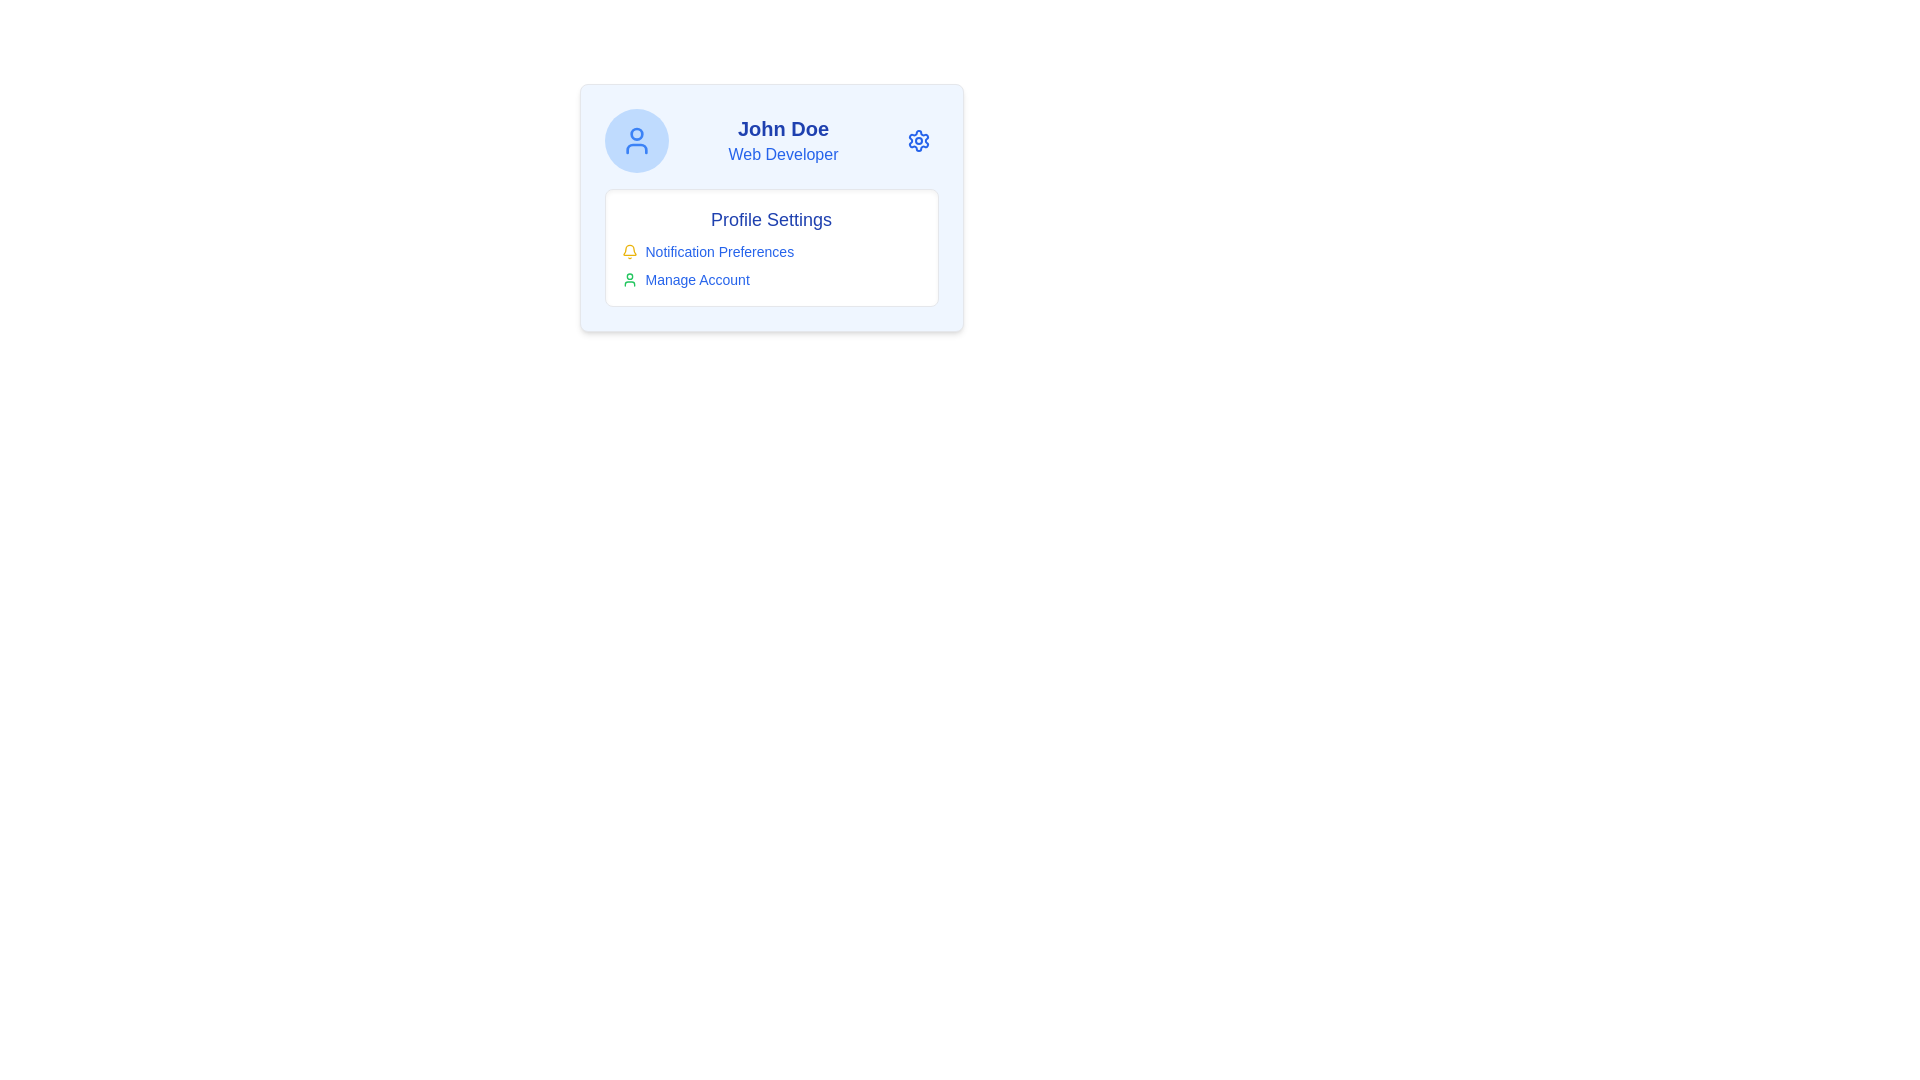  I want to click on the blue-colored avatar icon representing a user profile, which is located in the top-left corner of the card layout, above the 'John Doe' text label, so click(635, 140).